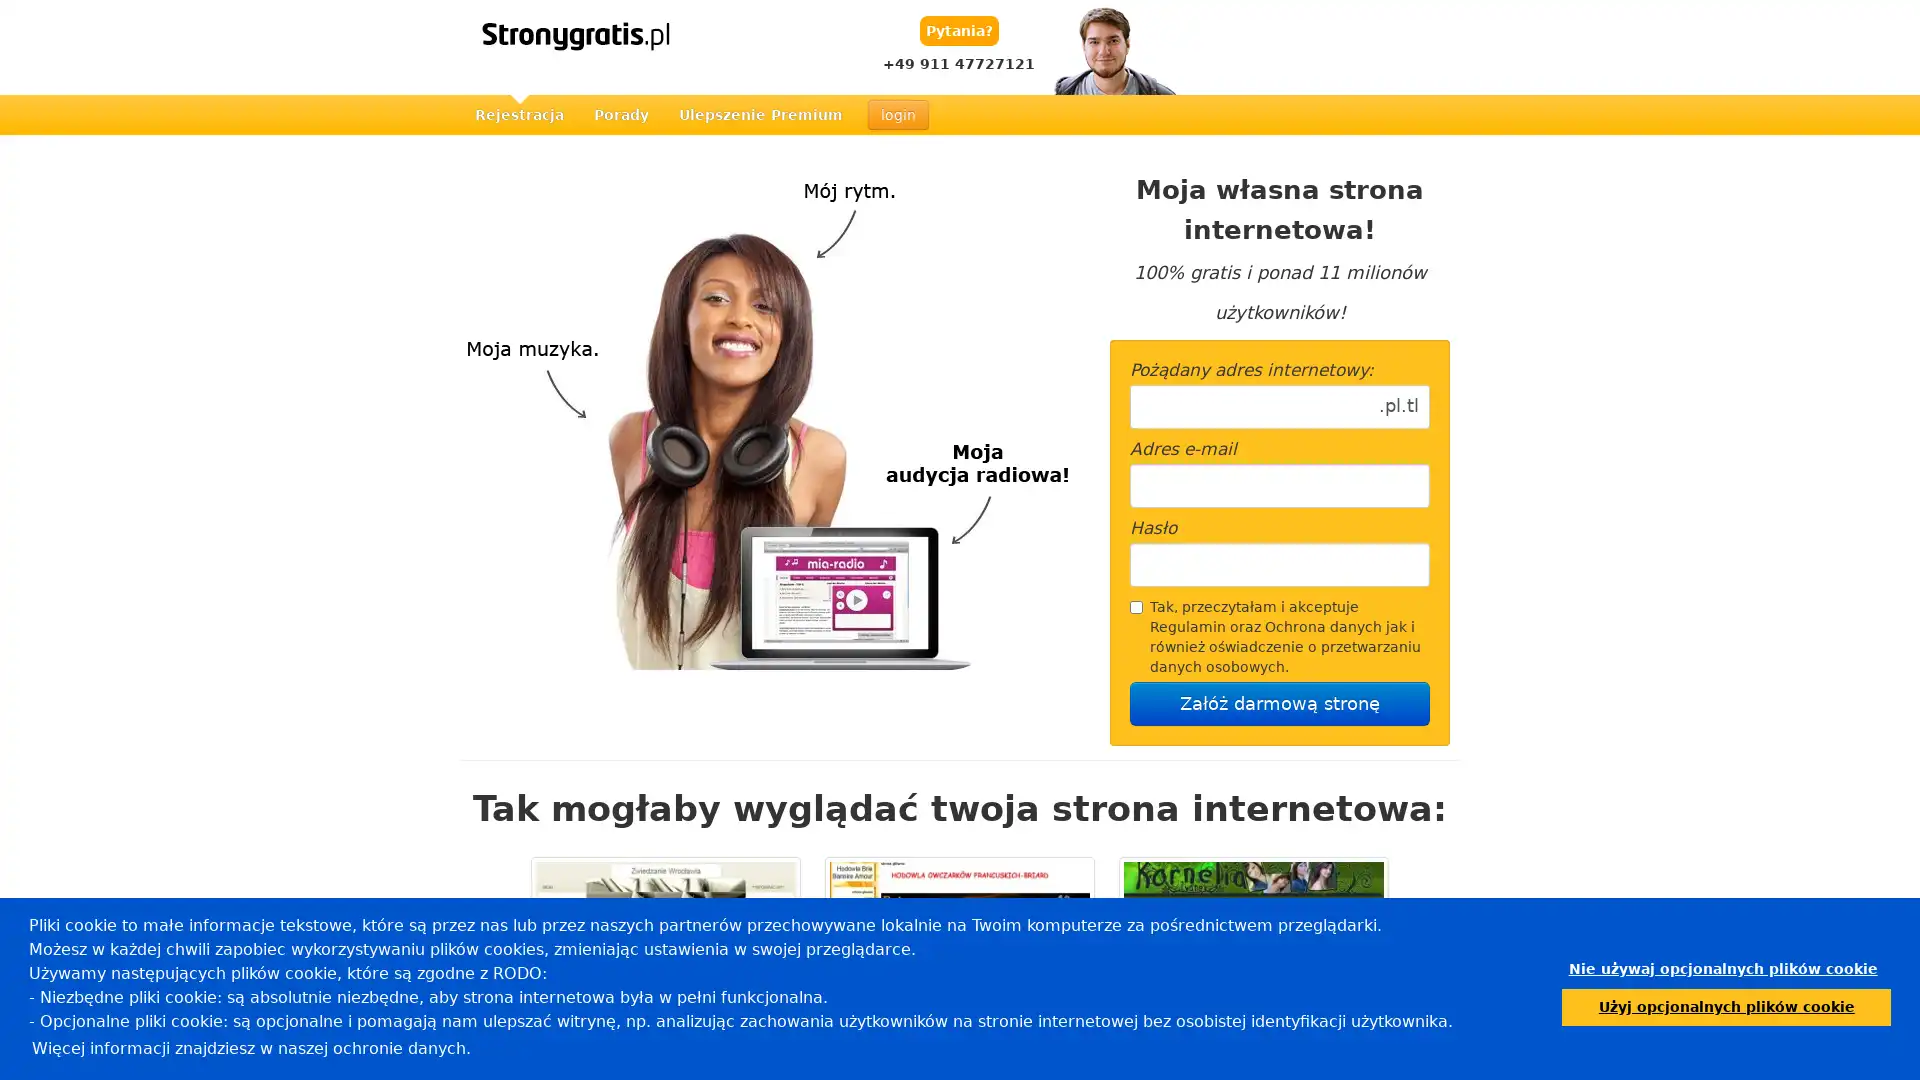 Image resolution: width=1920 pixels, height=1080 pixels. What do you see at coordinates (1280, 703) in the screenshot?
I see `Zaoz darmowa strone` at bounding box center [1280, 703].